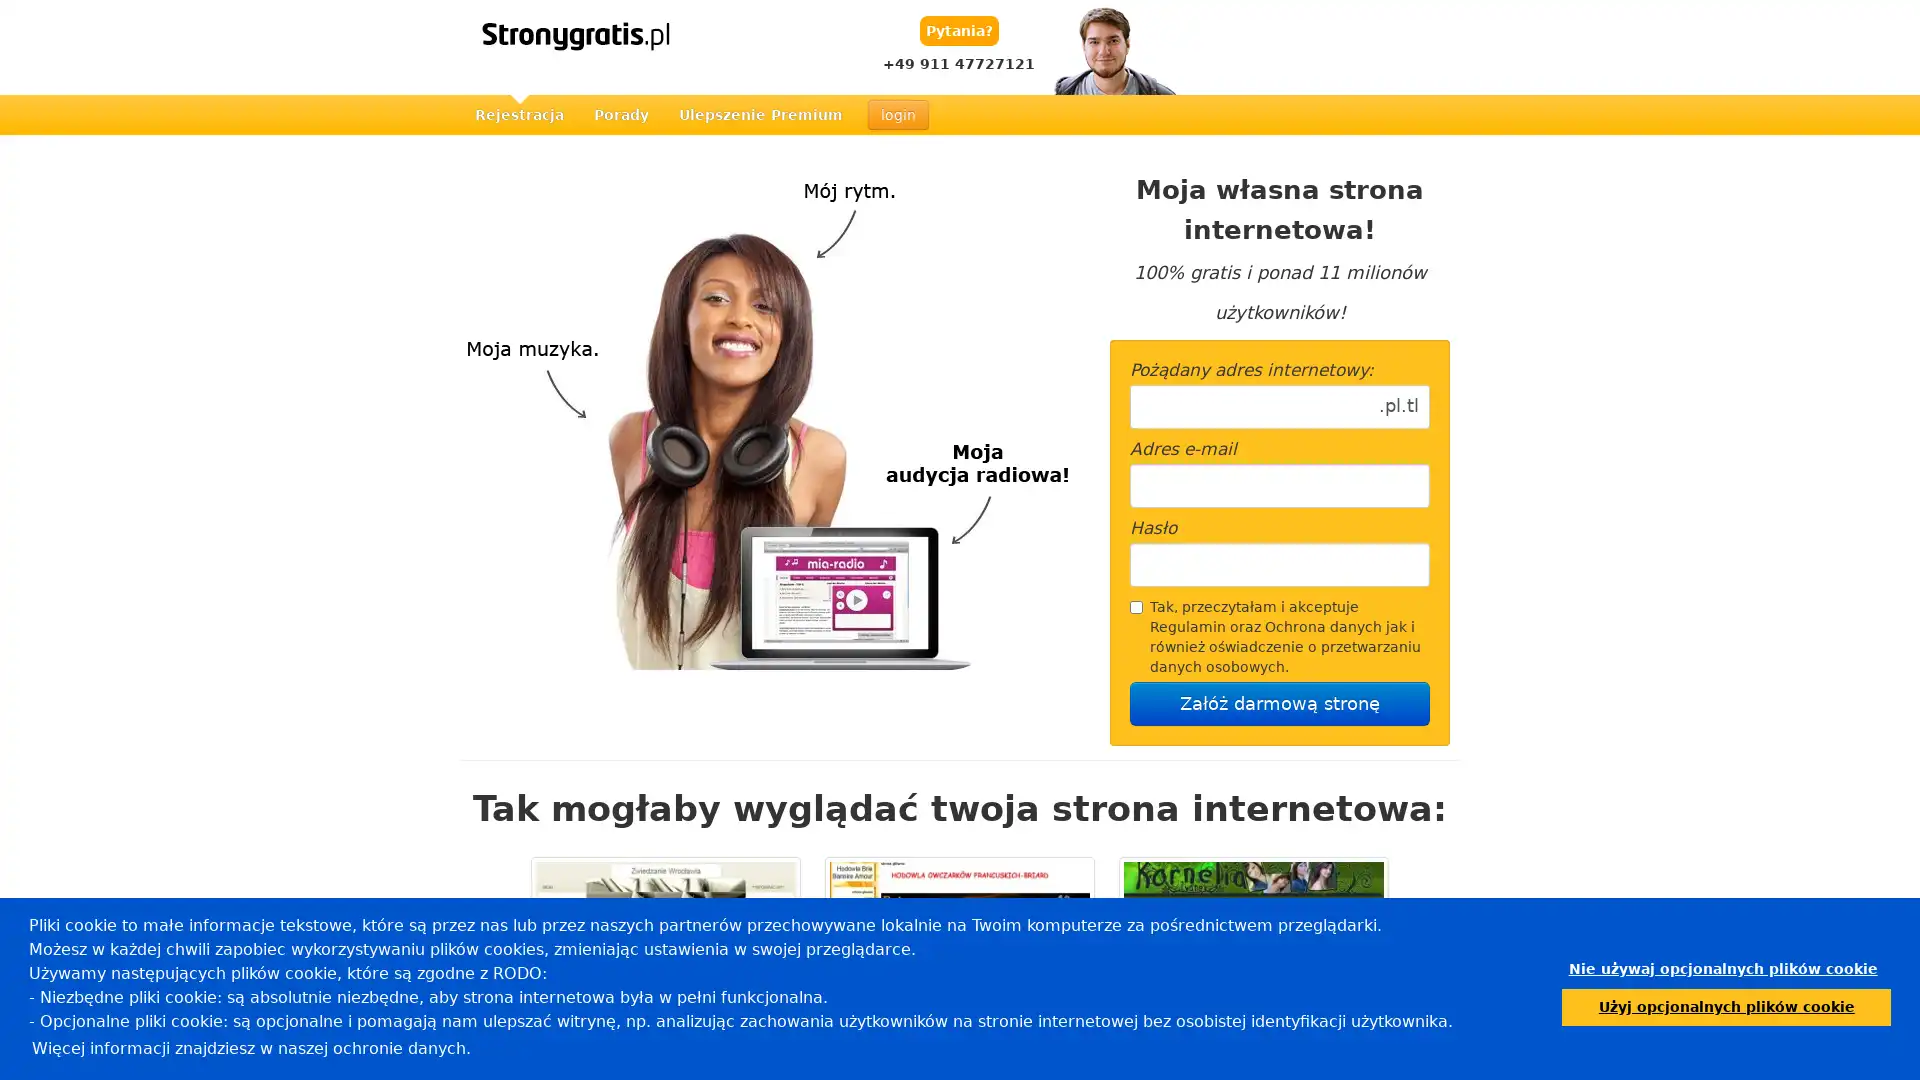 Image resolution: width=1920 pixels, height=1080 pixels. What do you see at coordinates (1280, 703) in the screenshot?
I see `Zaoz darmowa strone` at bounding box center [1280, 703].